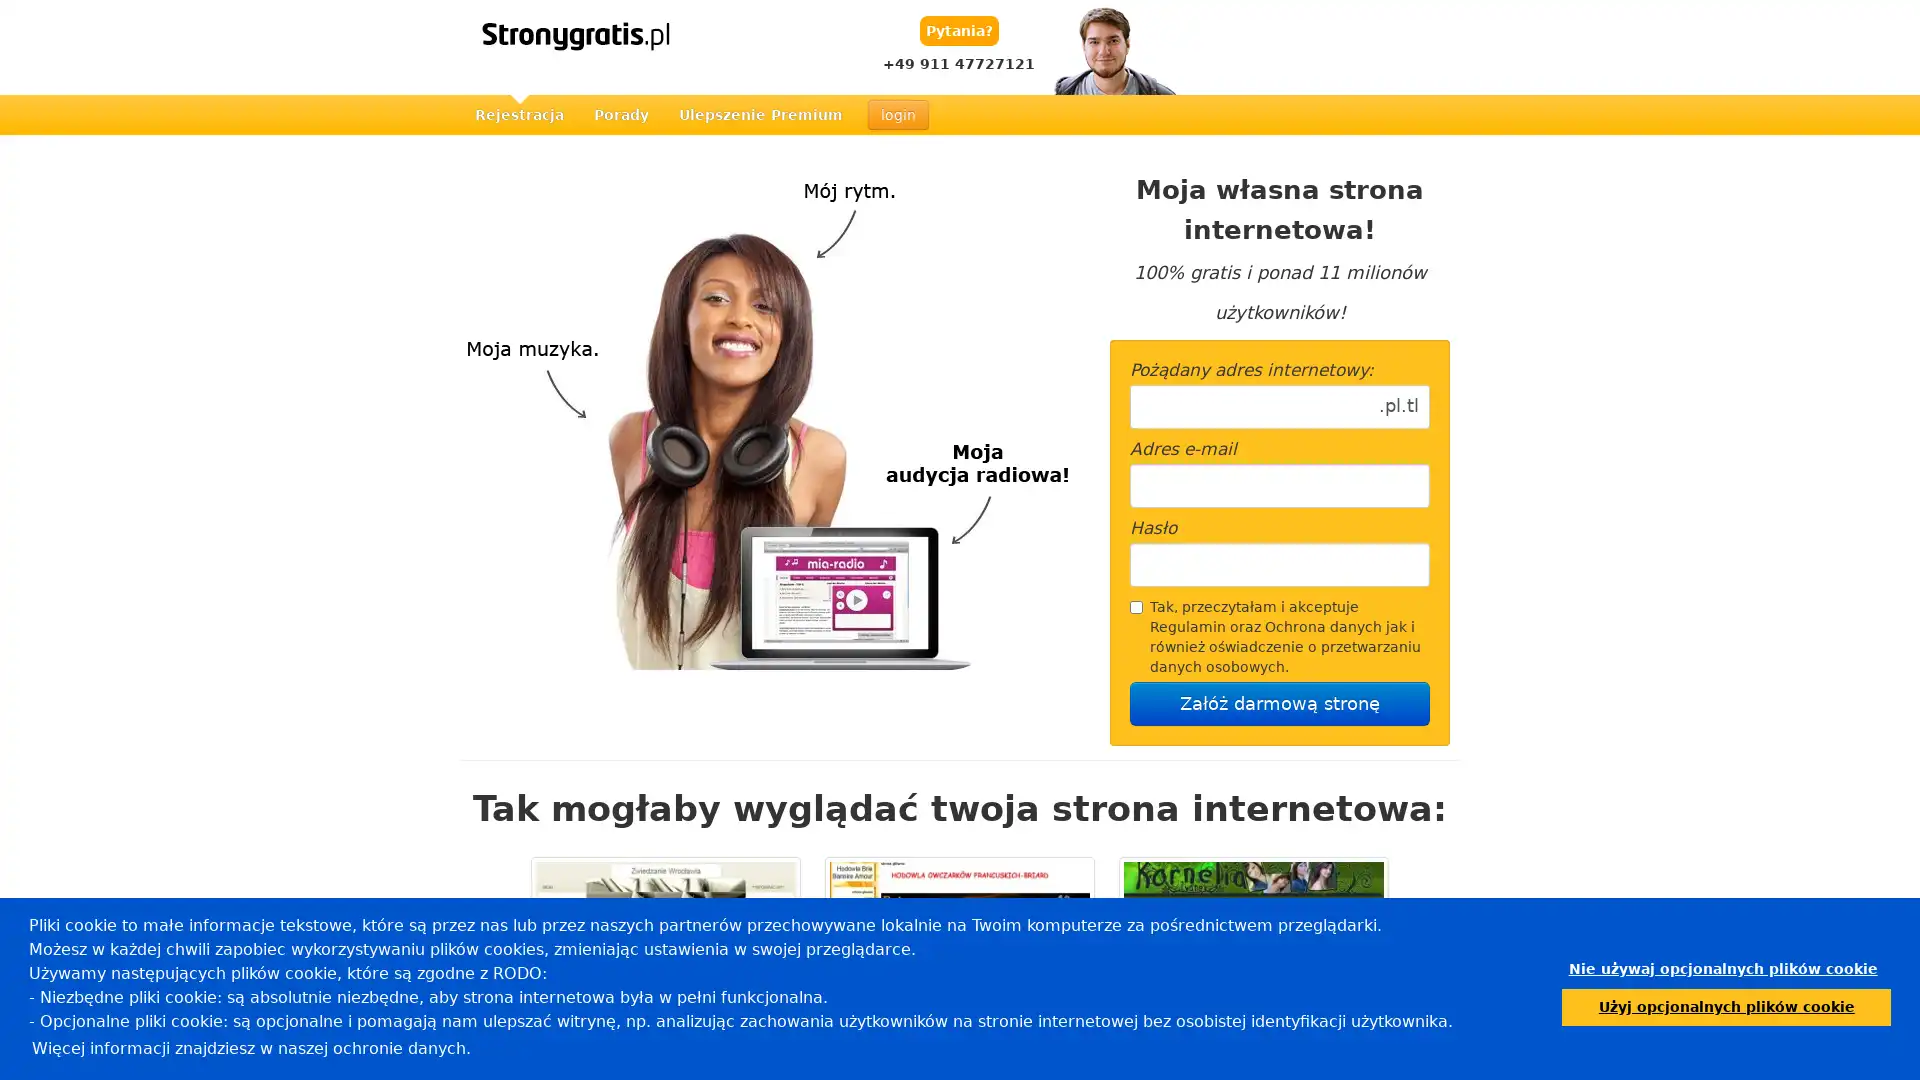 Image resolution: width=1920 pixels, height=1080 pixels. What do you see at coordinates (1280, 703) in the screenshot?
I see `Zaoz darmowa strone` at bounding box center [1280, 703].